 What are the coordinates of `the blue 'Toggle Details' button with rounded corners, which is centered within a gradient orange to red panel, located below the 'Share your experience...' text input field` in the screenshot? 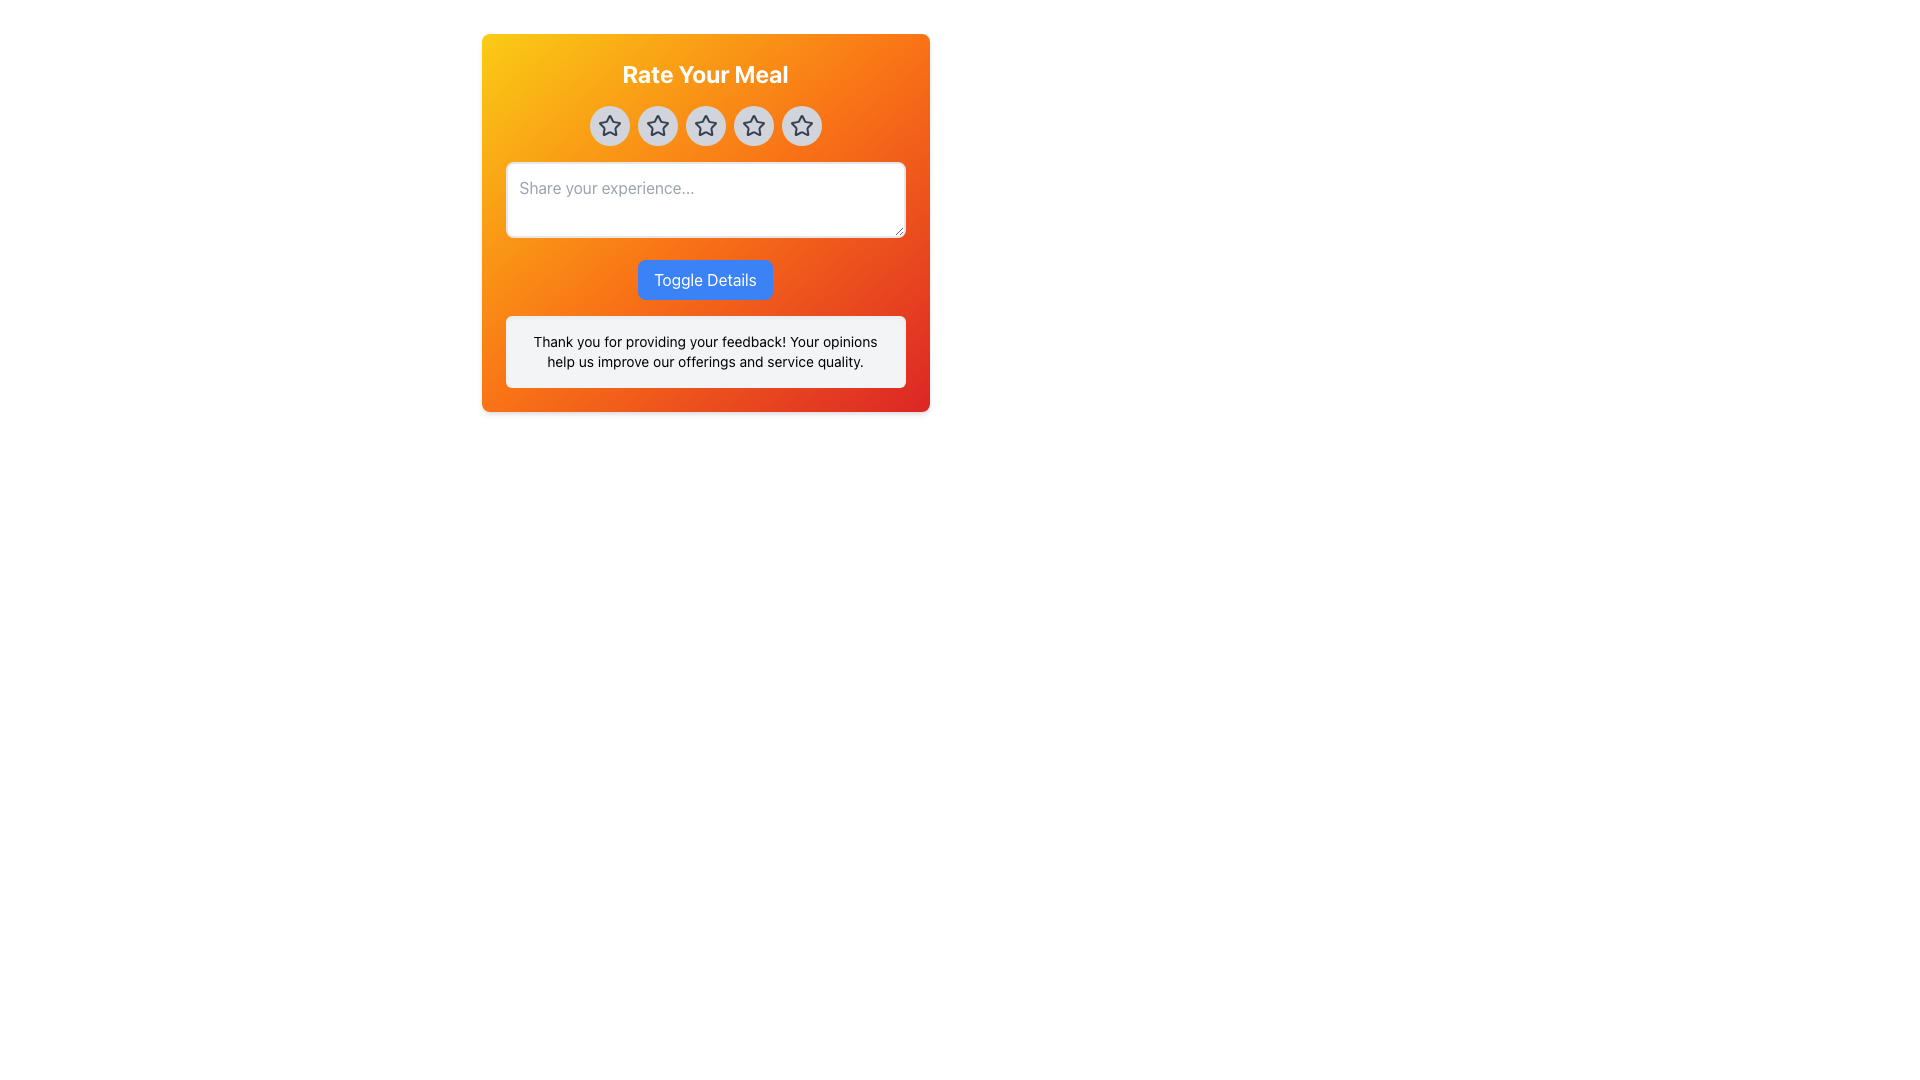 It's located at (705, 280).